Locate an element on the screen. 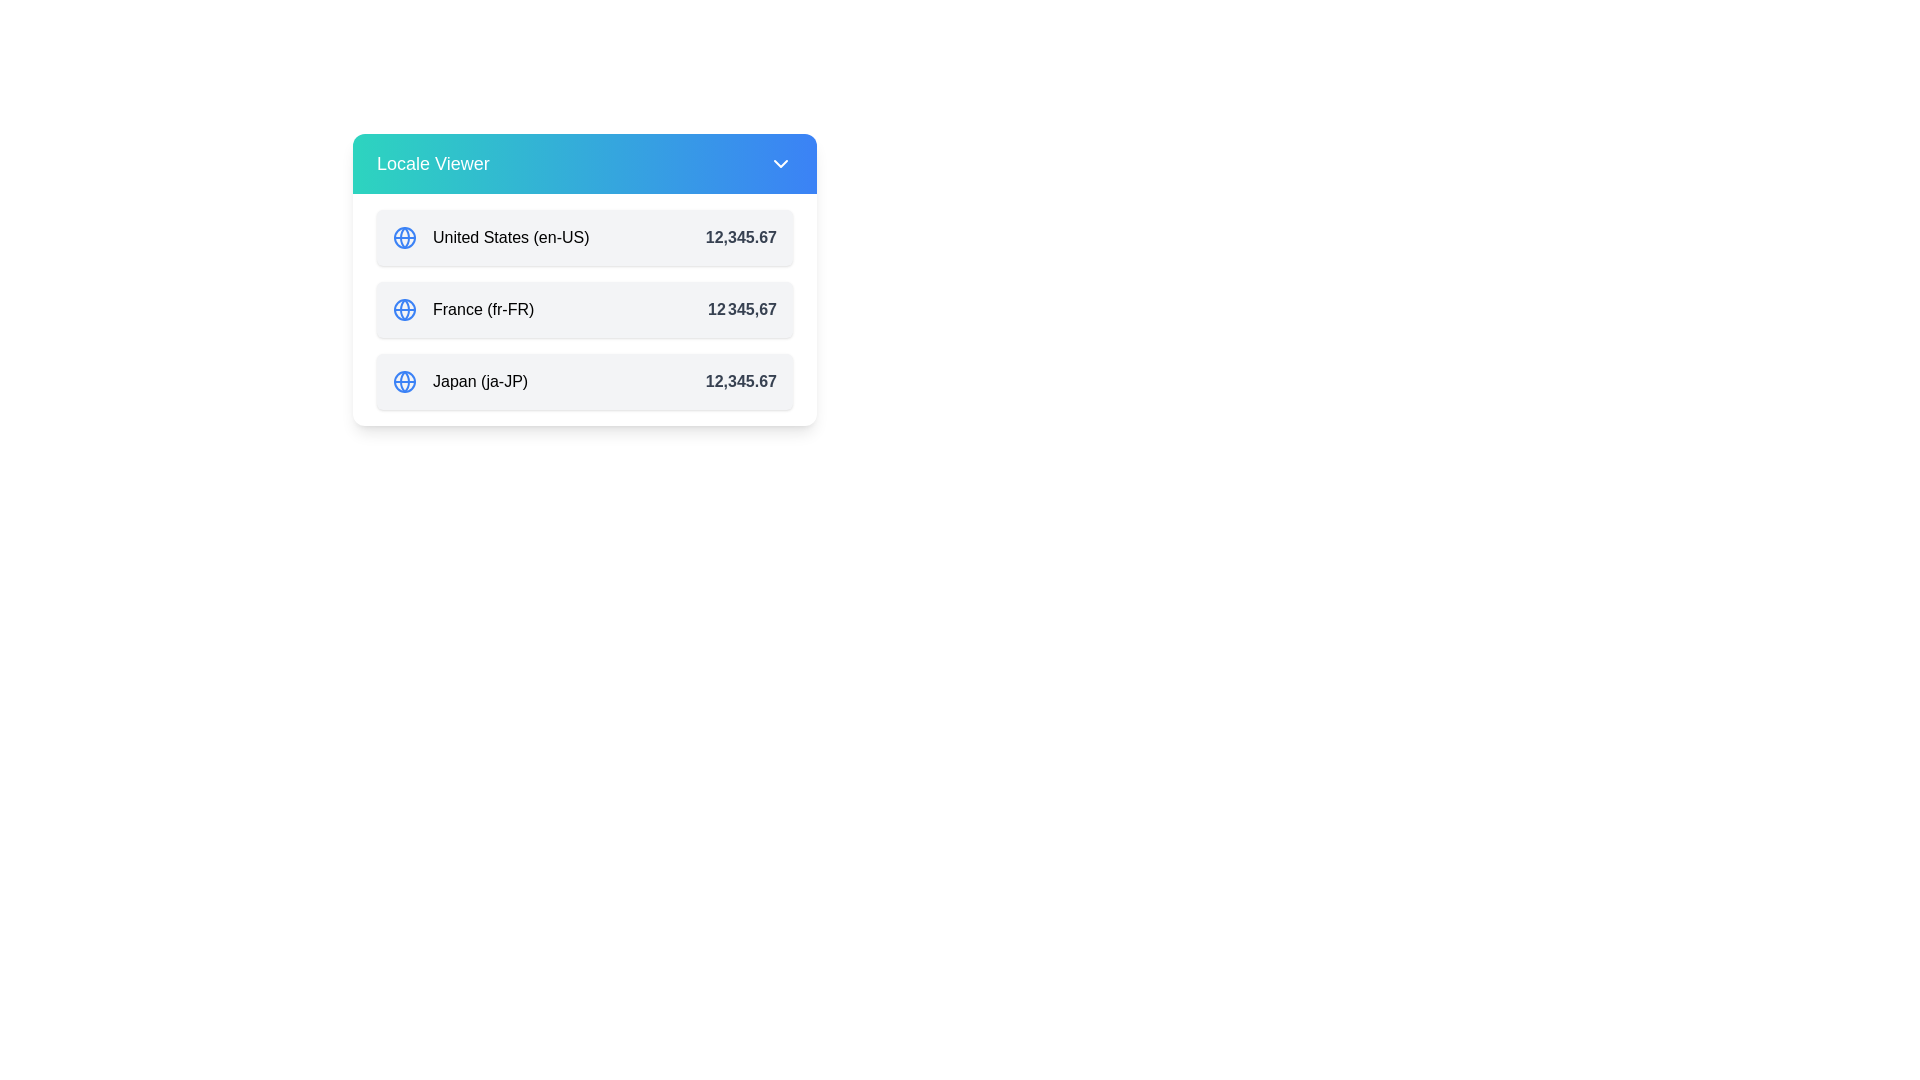 Image resolution: width=1920 pixels, height=1080 pixels. the second List item row in the 'Locale Viewer' that represents locale-specific information, specifically for a country name, locale identifier, and formatted numeric value is located at coordinates (584, 309).